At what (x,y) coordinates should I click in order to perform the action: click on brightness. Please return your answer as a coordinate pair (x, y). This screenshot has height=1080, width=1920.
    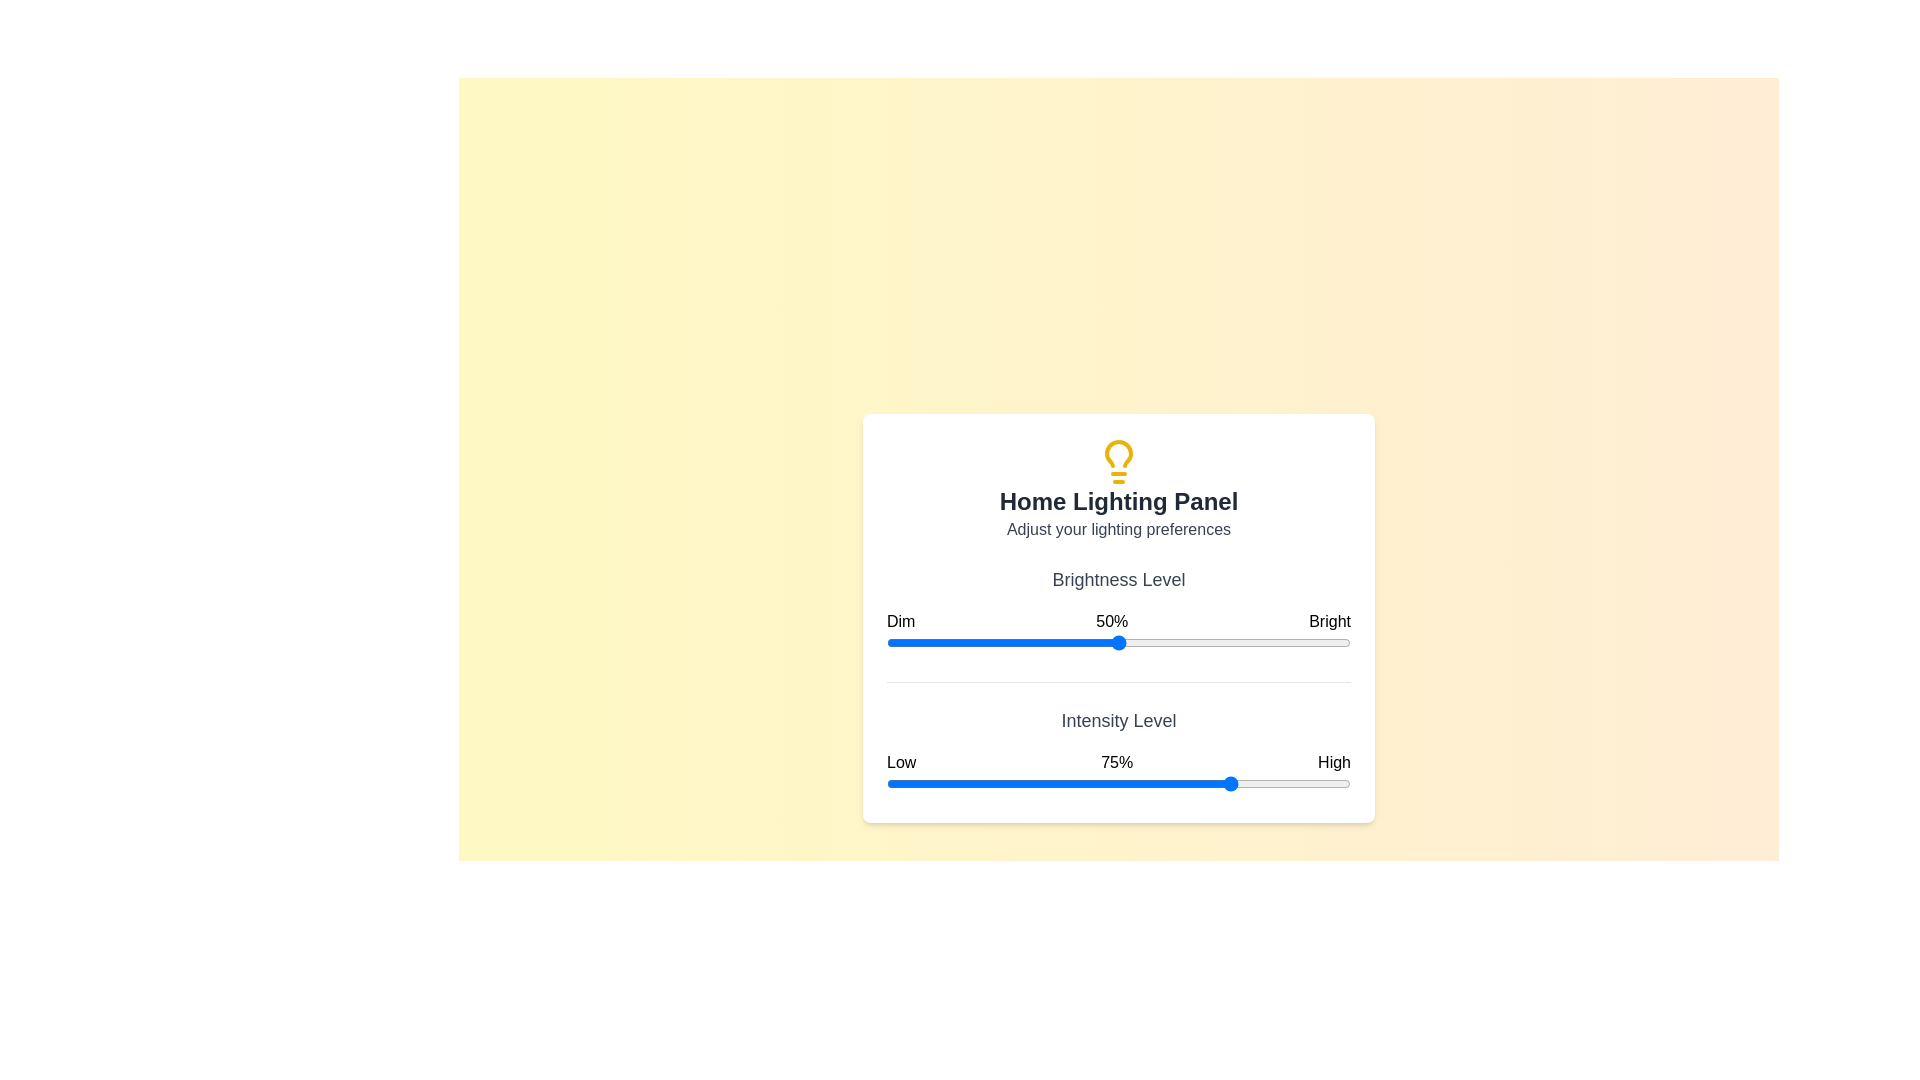
    Looking at the image, I should click on (1300, 642).